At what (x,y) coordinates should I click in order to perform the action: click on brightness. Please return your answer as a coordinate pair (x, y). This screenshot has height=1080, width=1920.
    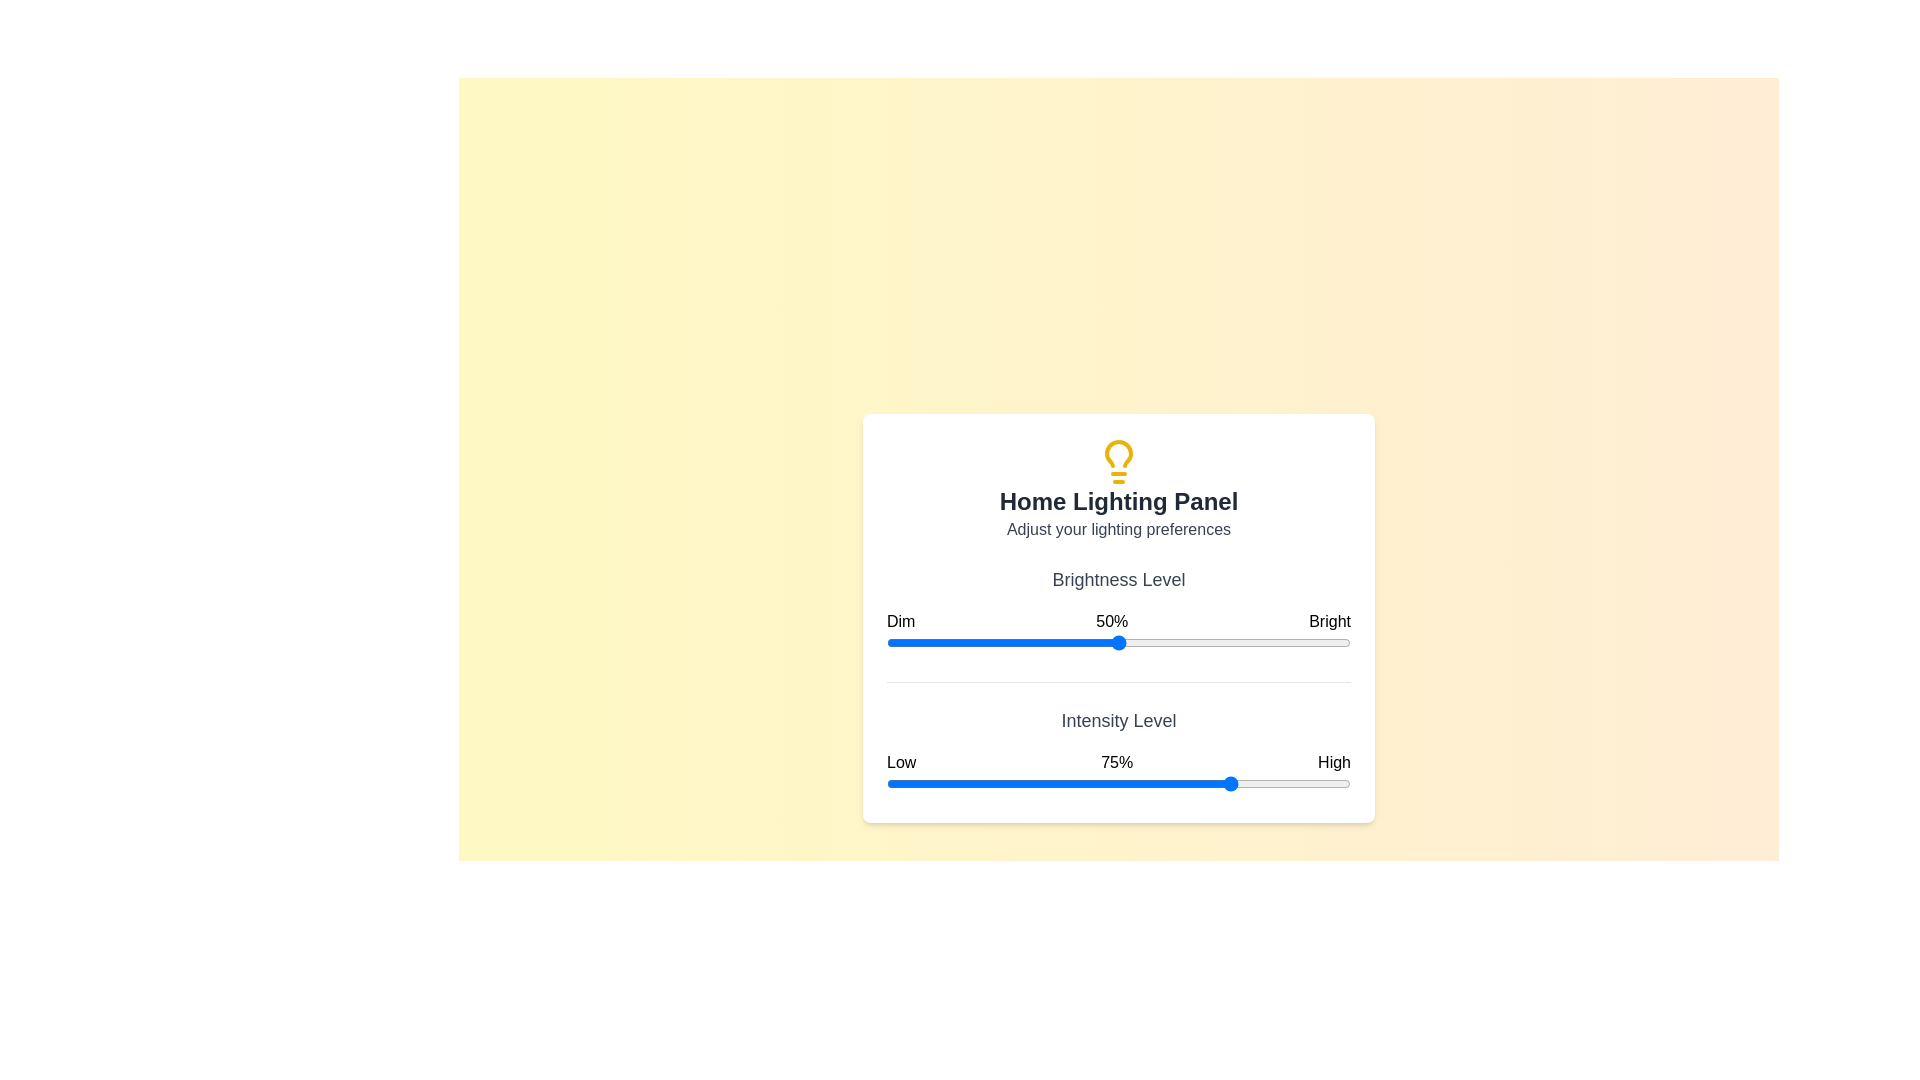
    Looking at the image, I should click on (1300, 642).